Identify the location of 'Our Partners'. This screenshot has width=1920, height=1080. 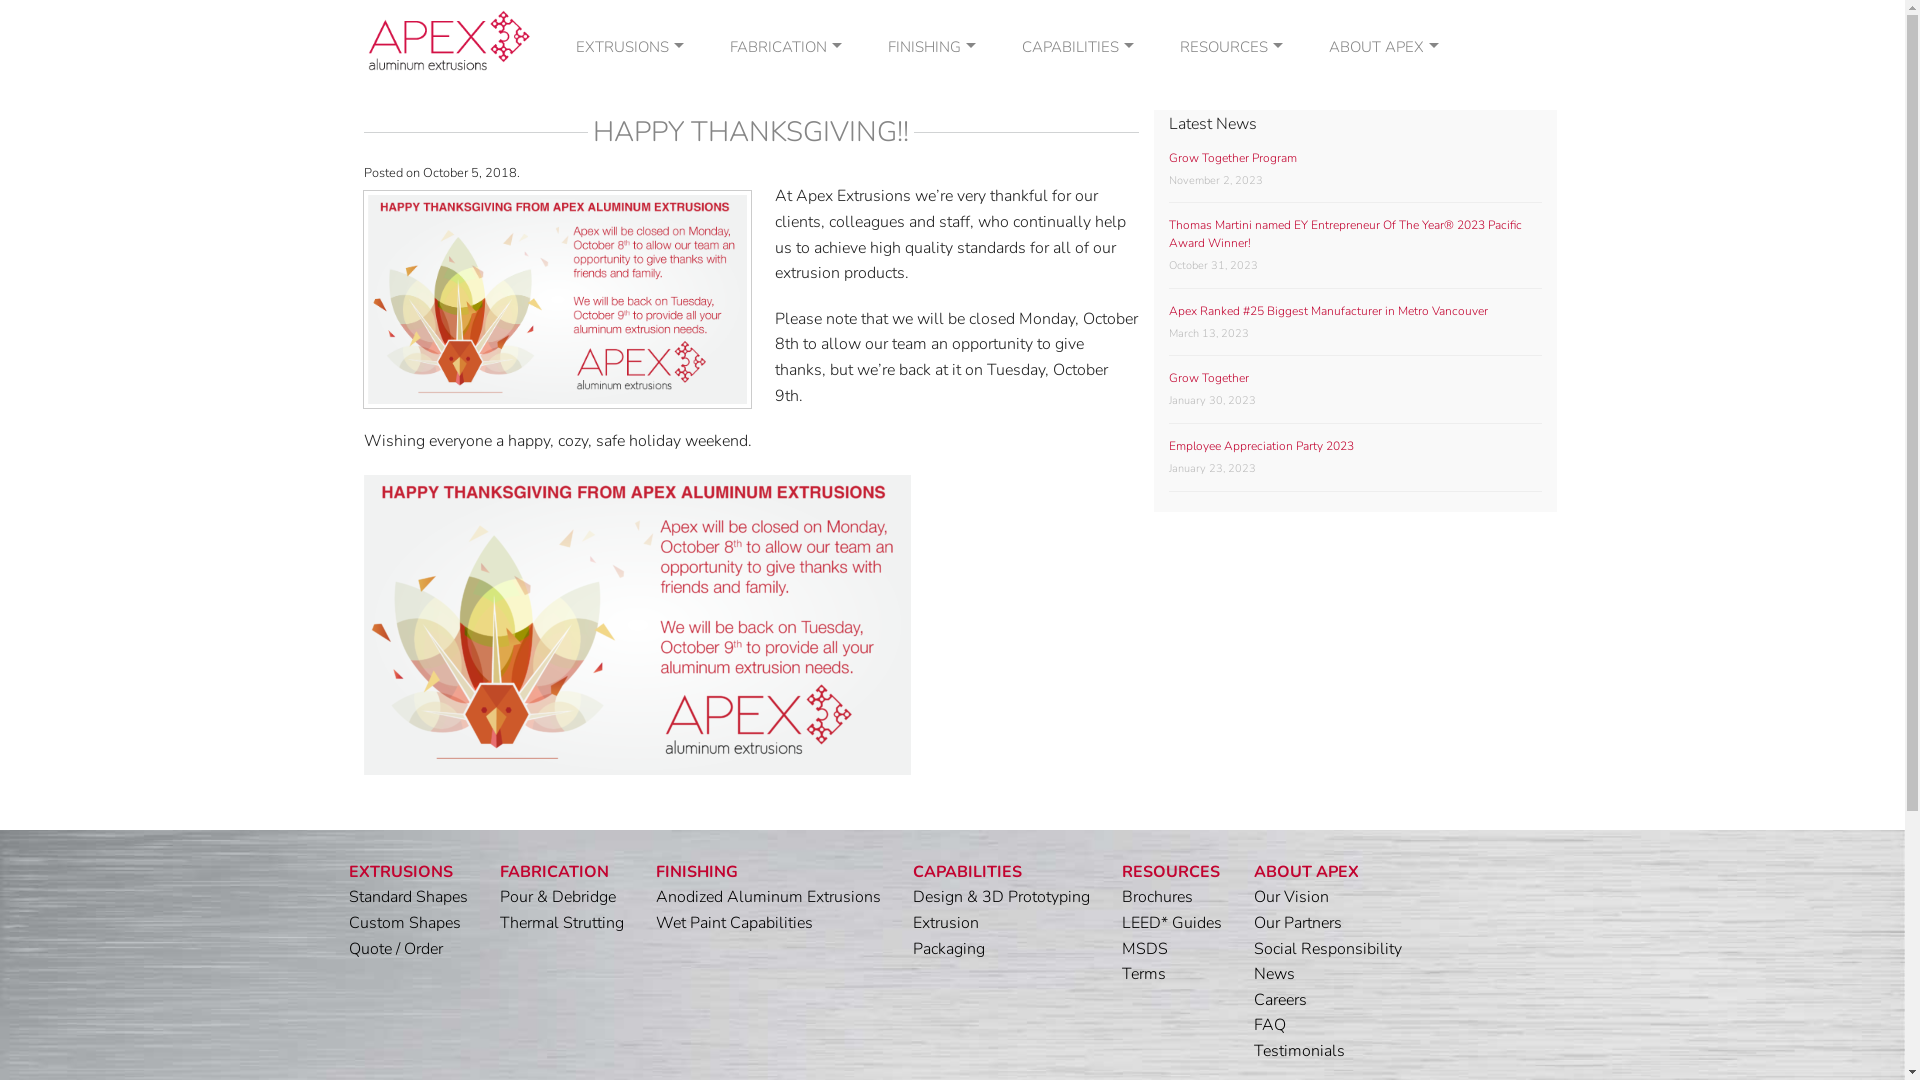
(1297, 922).